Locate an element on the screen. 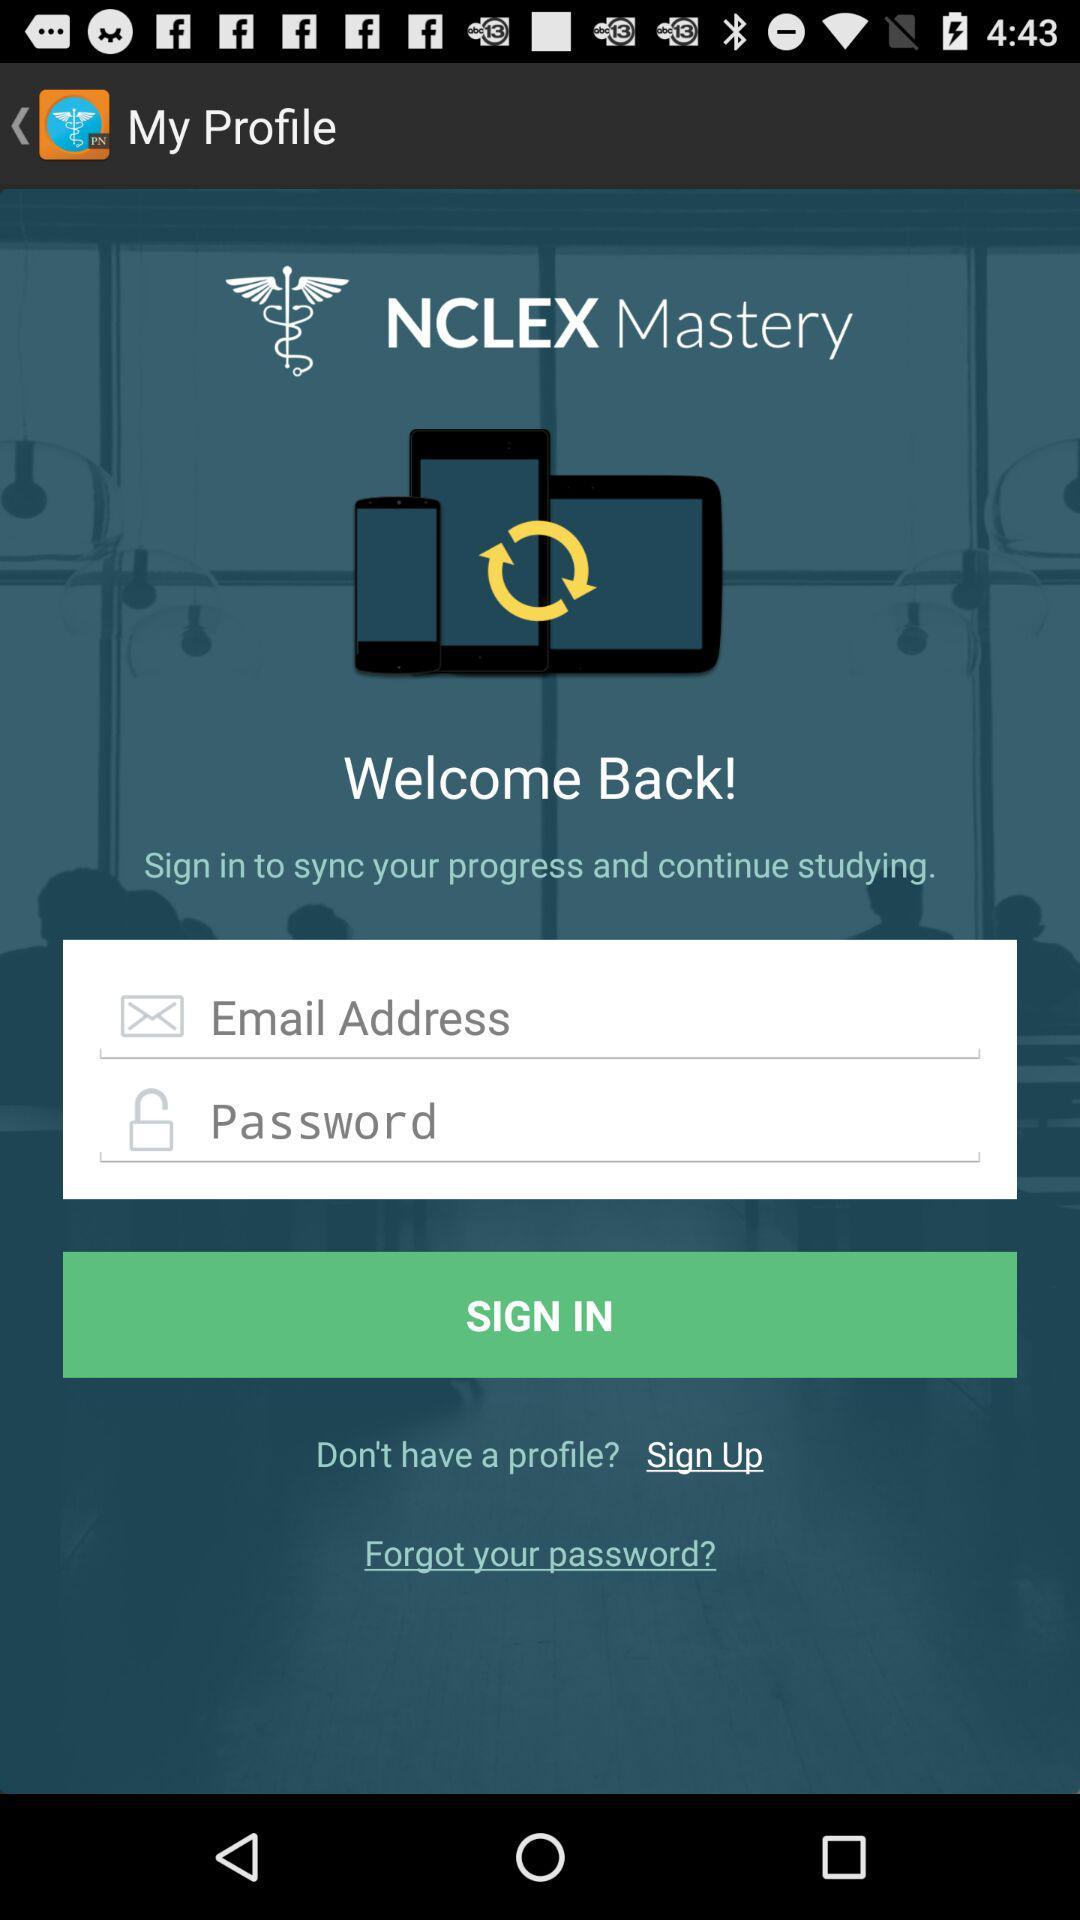 This screenshot has height=1920, width=1080. icon below don t have app is located at coordinates (540, 1551).